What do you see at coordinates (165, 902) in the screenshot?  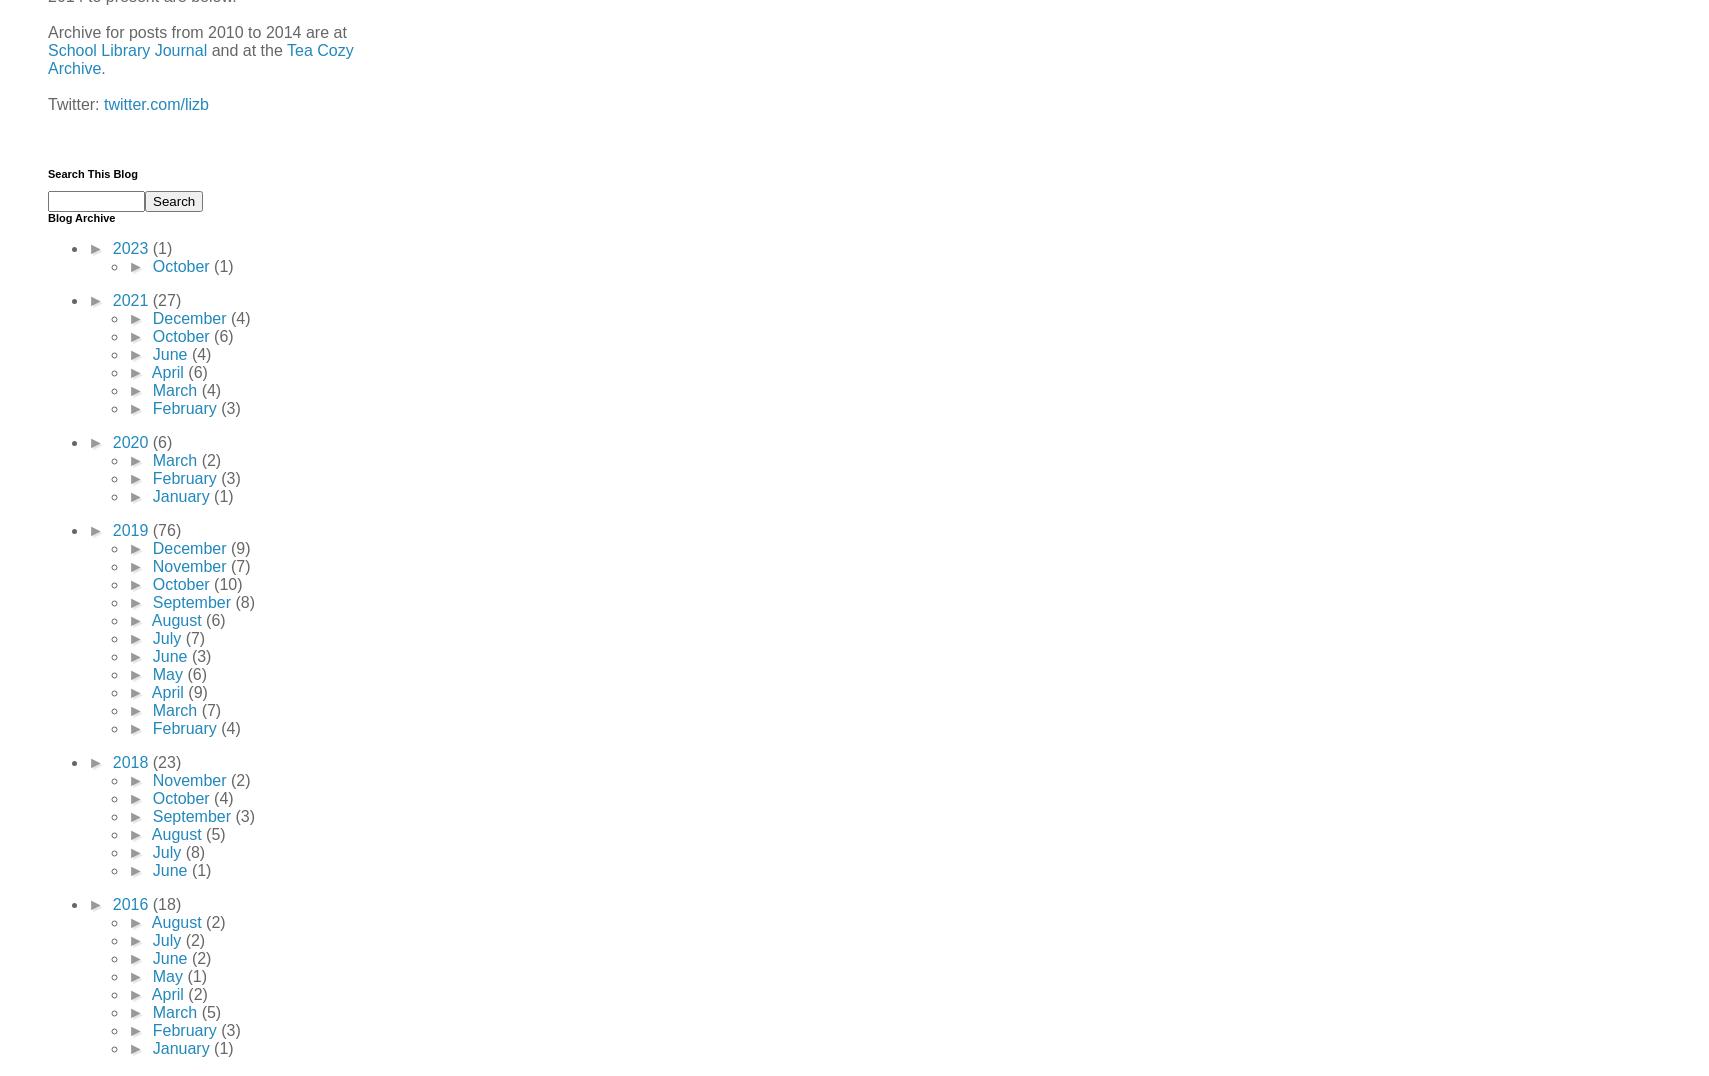 I see `'(18)'` at bounding box center [165, 902].